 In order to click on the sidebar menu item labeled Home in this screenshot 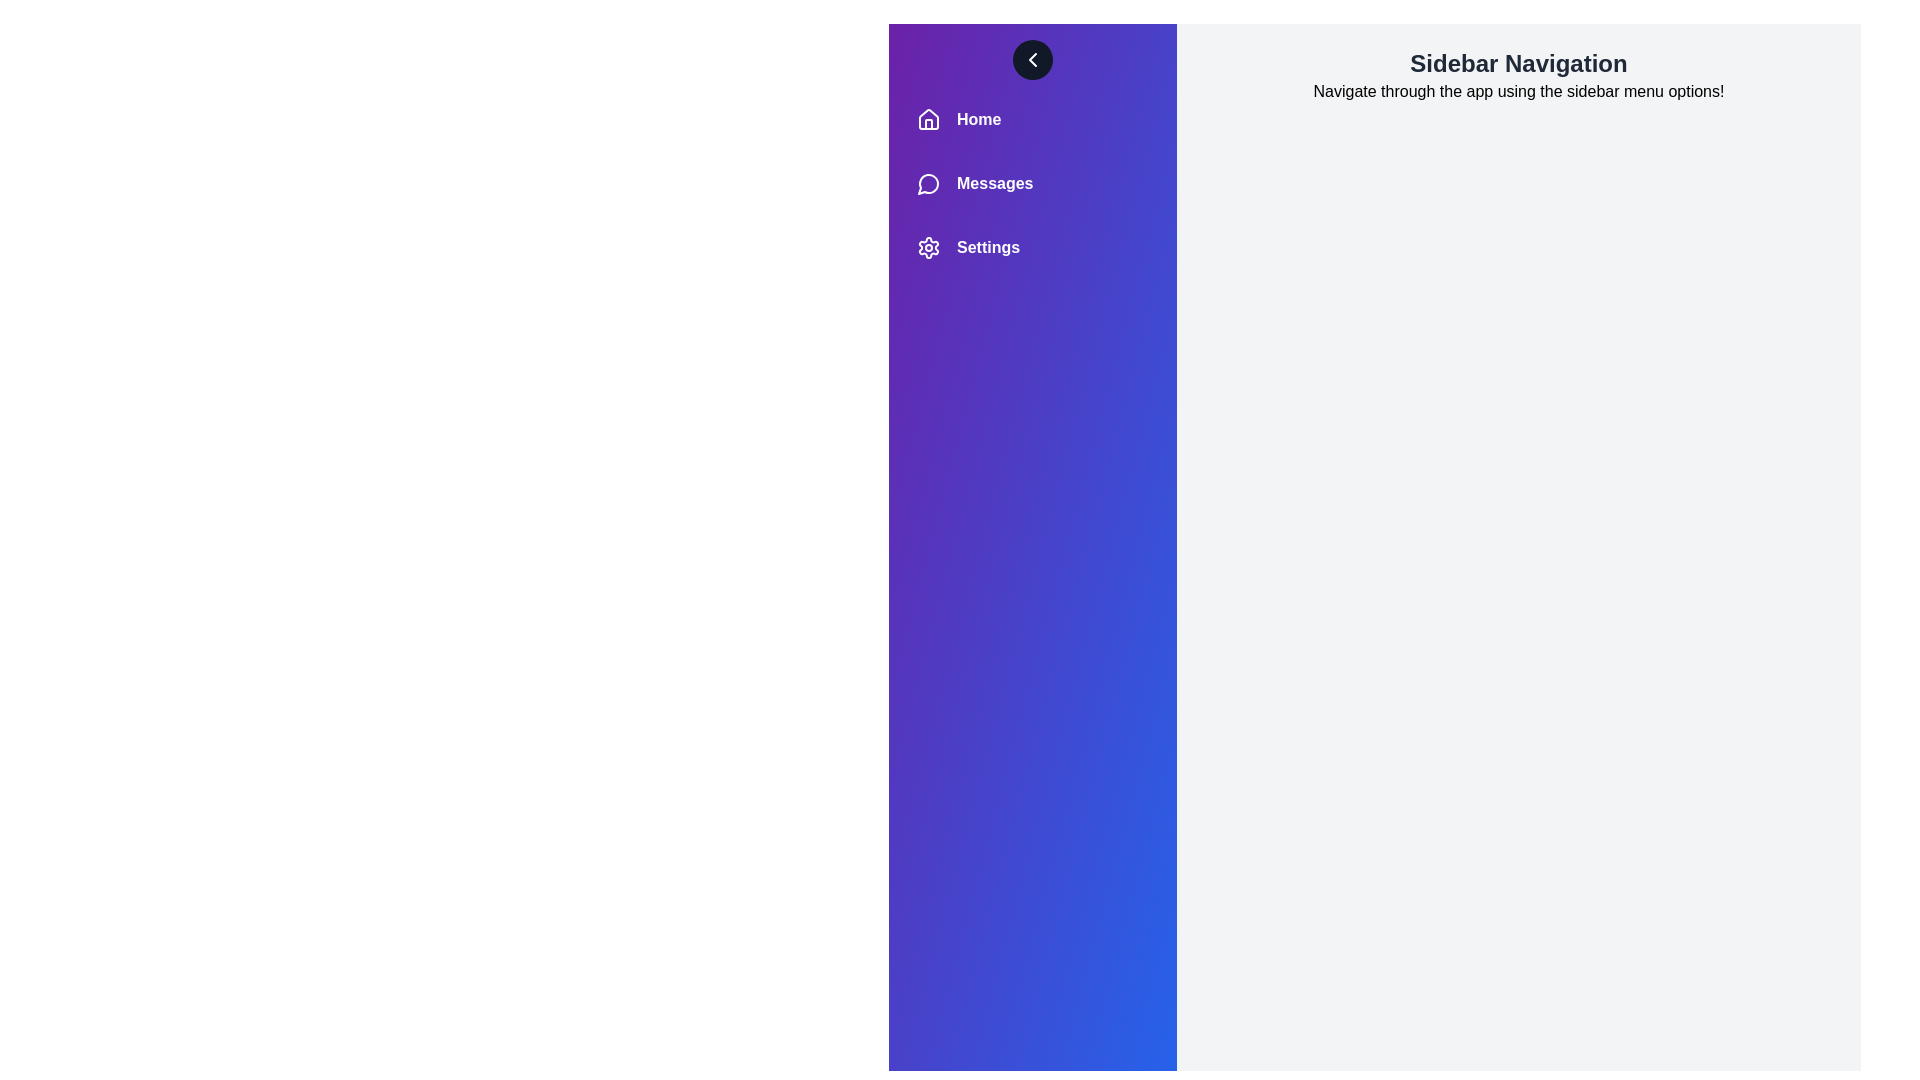, I will do `click(1032, 119)`.